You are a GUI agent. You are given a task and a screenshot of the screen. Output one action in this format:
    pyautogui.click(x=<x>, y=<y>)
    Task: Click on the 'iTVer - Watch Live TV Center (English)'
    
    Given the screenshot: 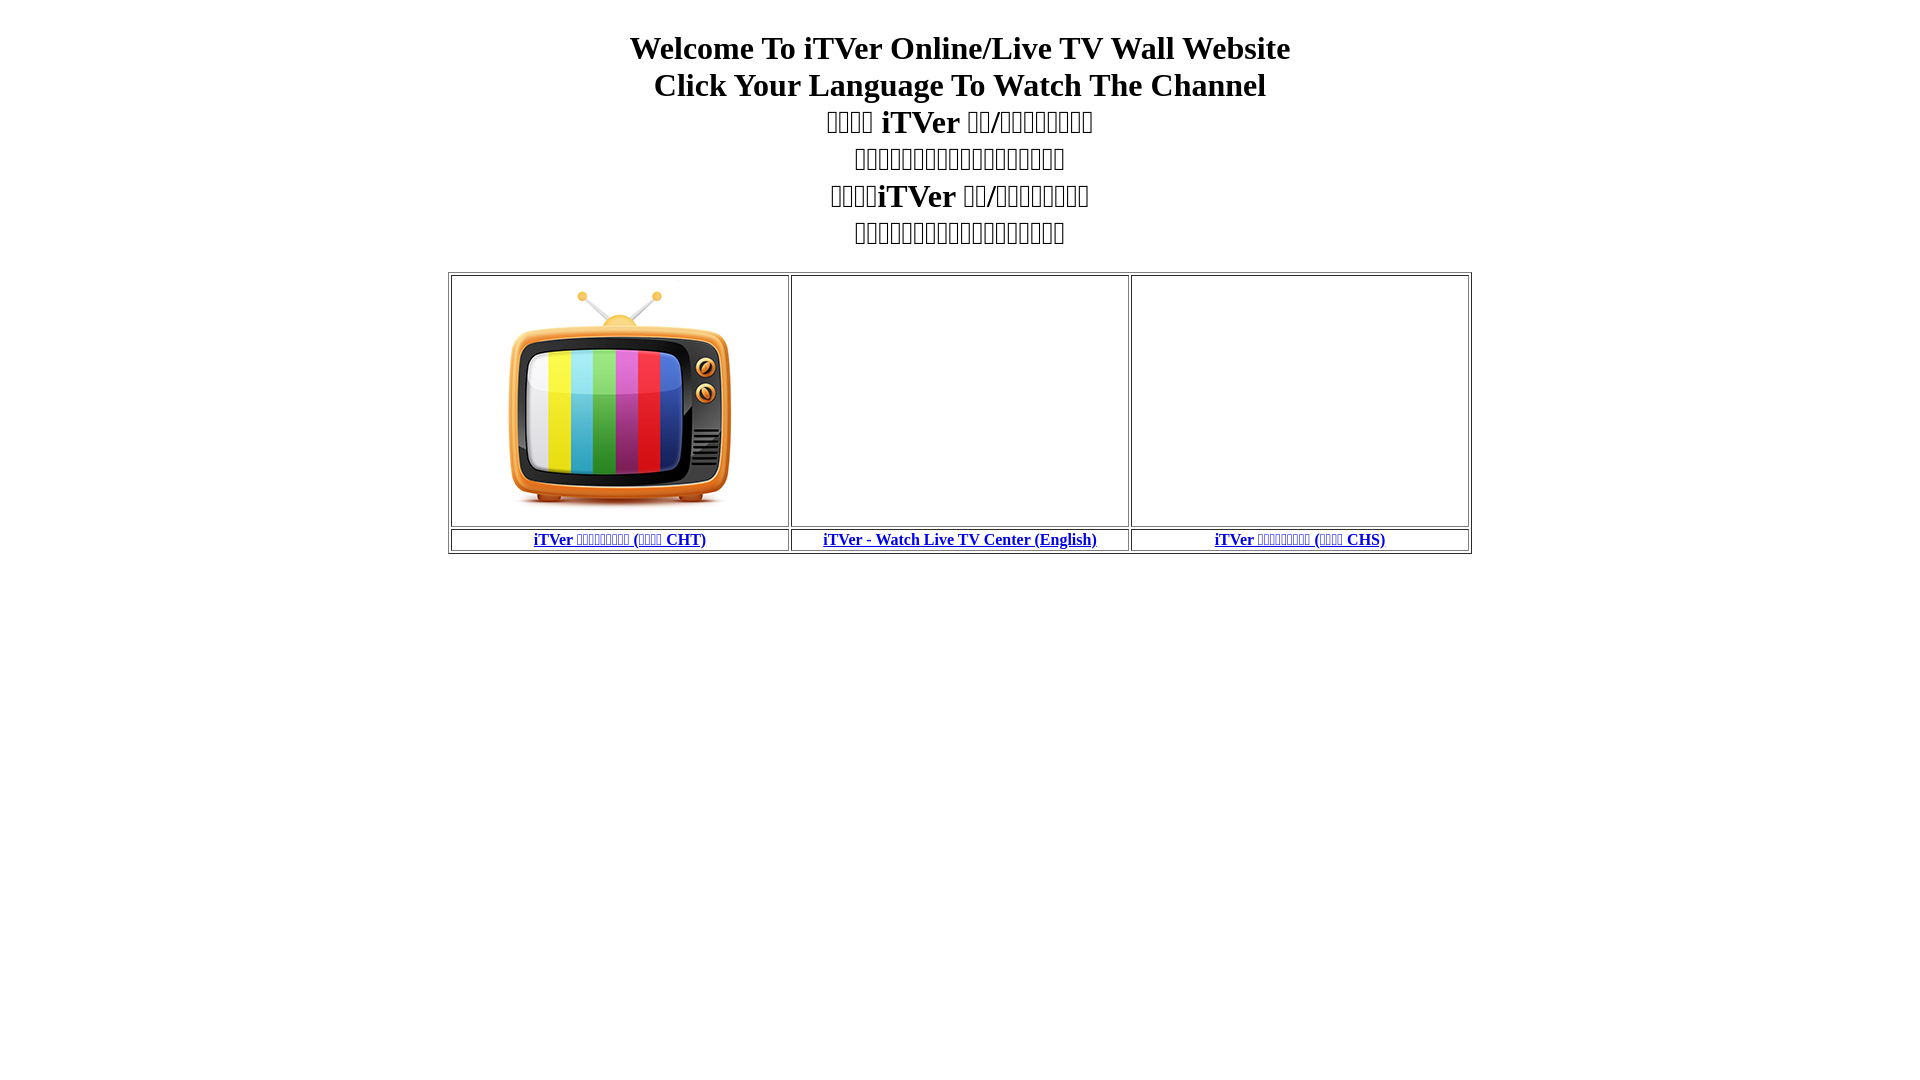 What is the action you would take?
    pyautogui.click(x=960, y=538)
    